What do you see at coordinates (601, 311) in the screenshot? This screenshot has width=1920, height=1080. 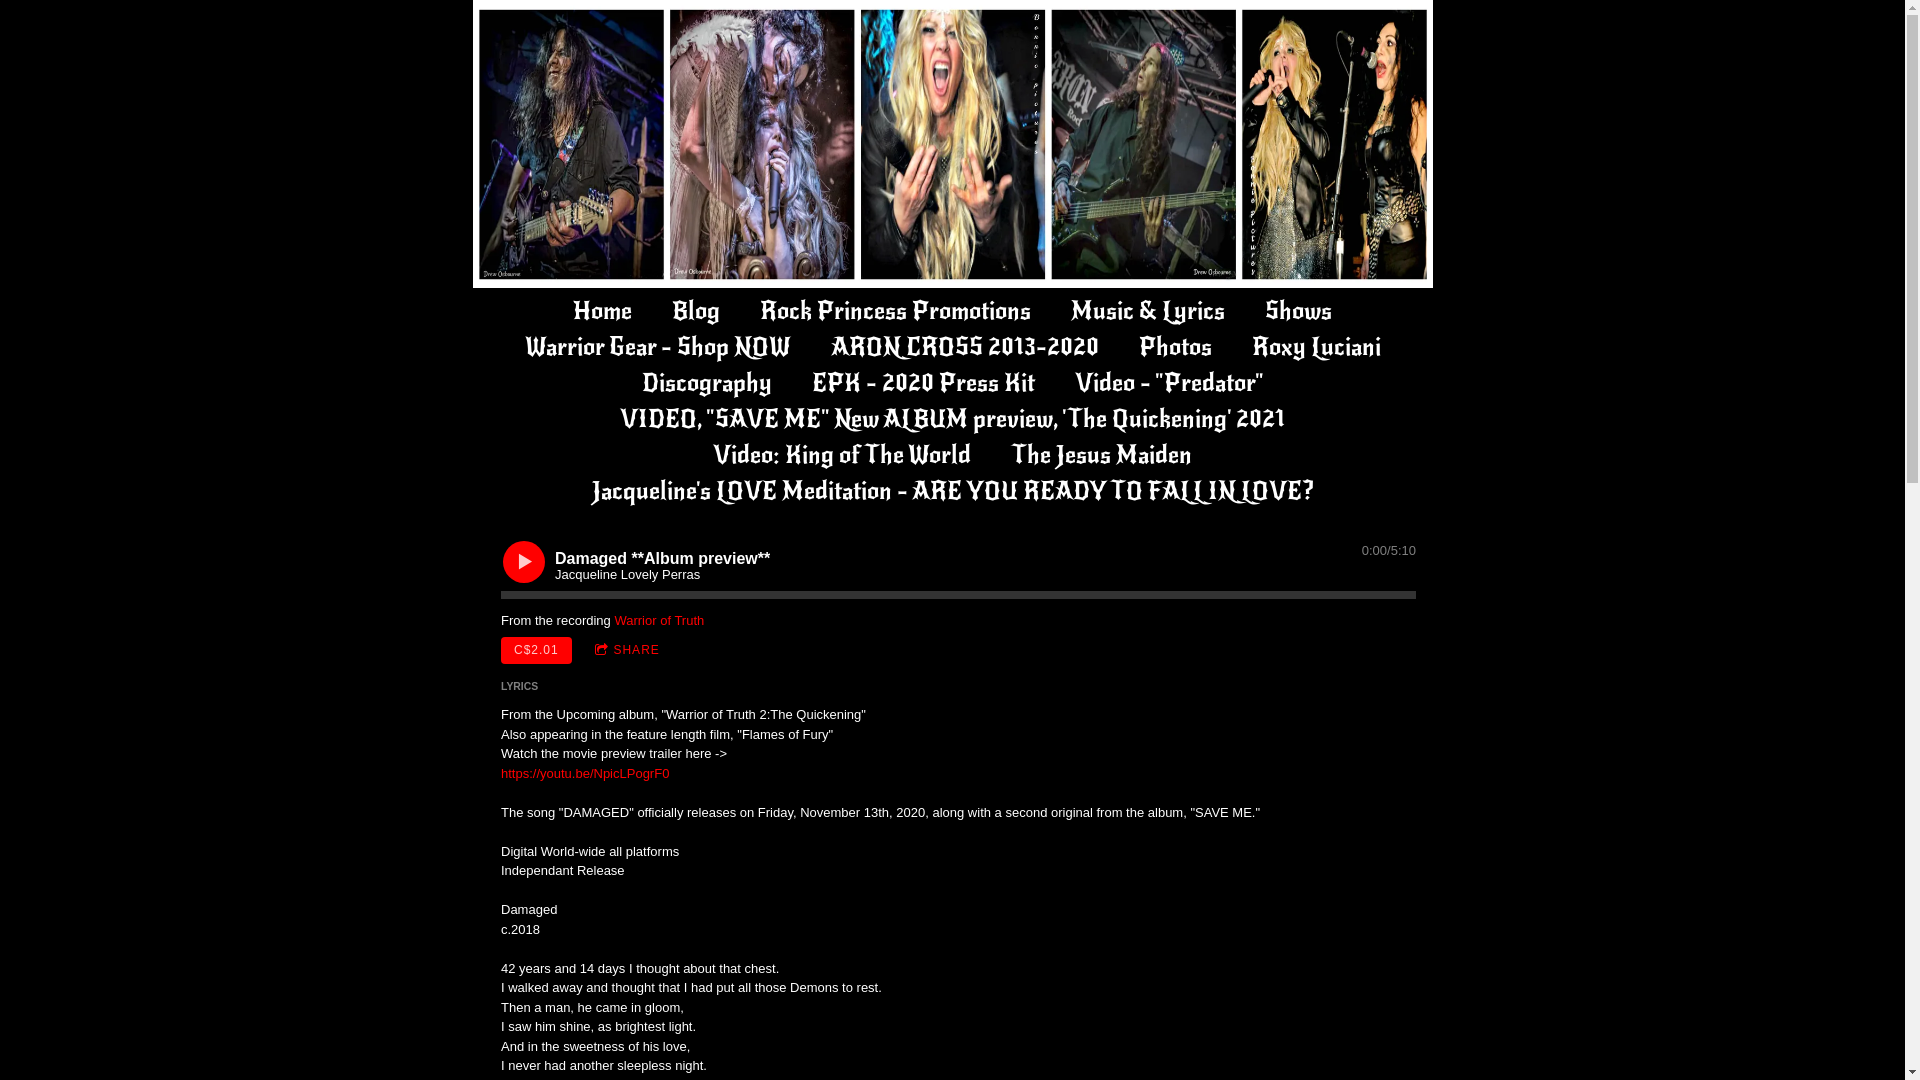 I see `'Home'` at bounding box center [601, 311].